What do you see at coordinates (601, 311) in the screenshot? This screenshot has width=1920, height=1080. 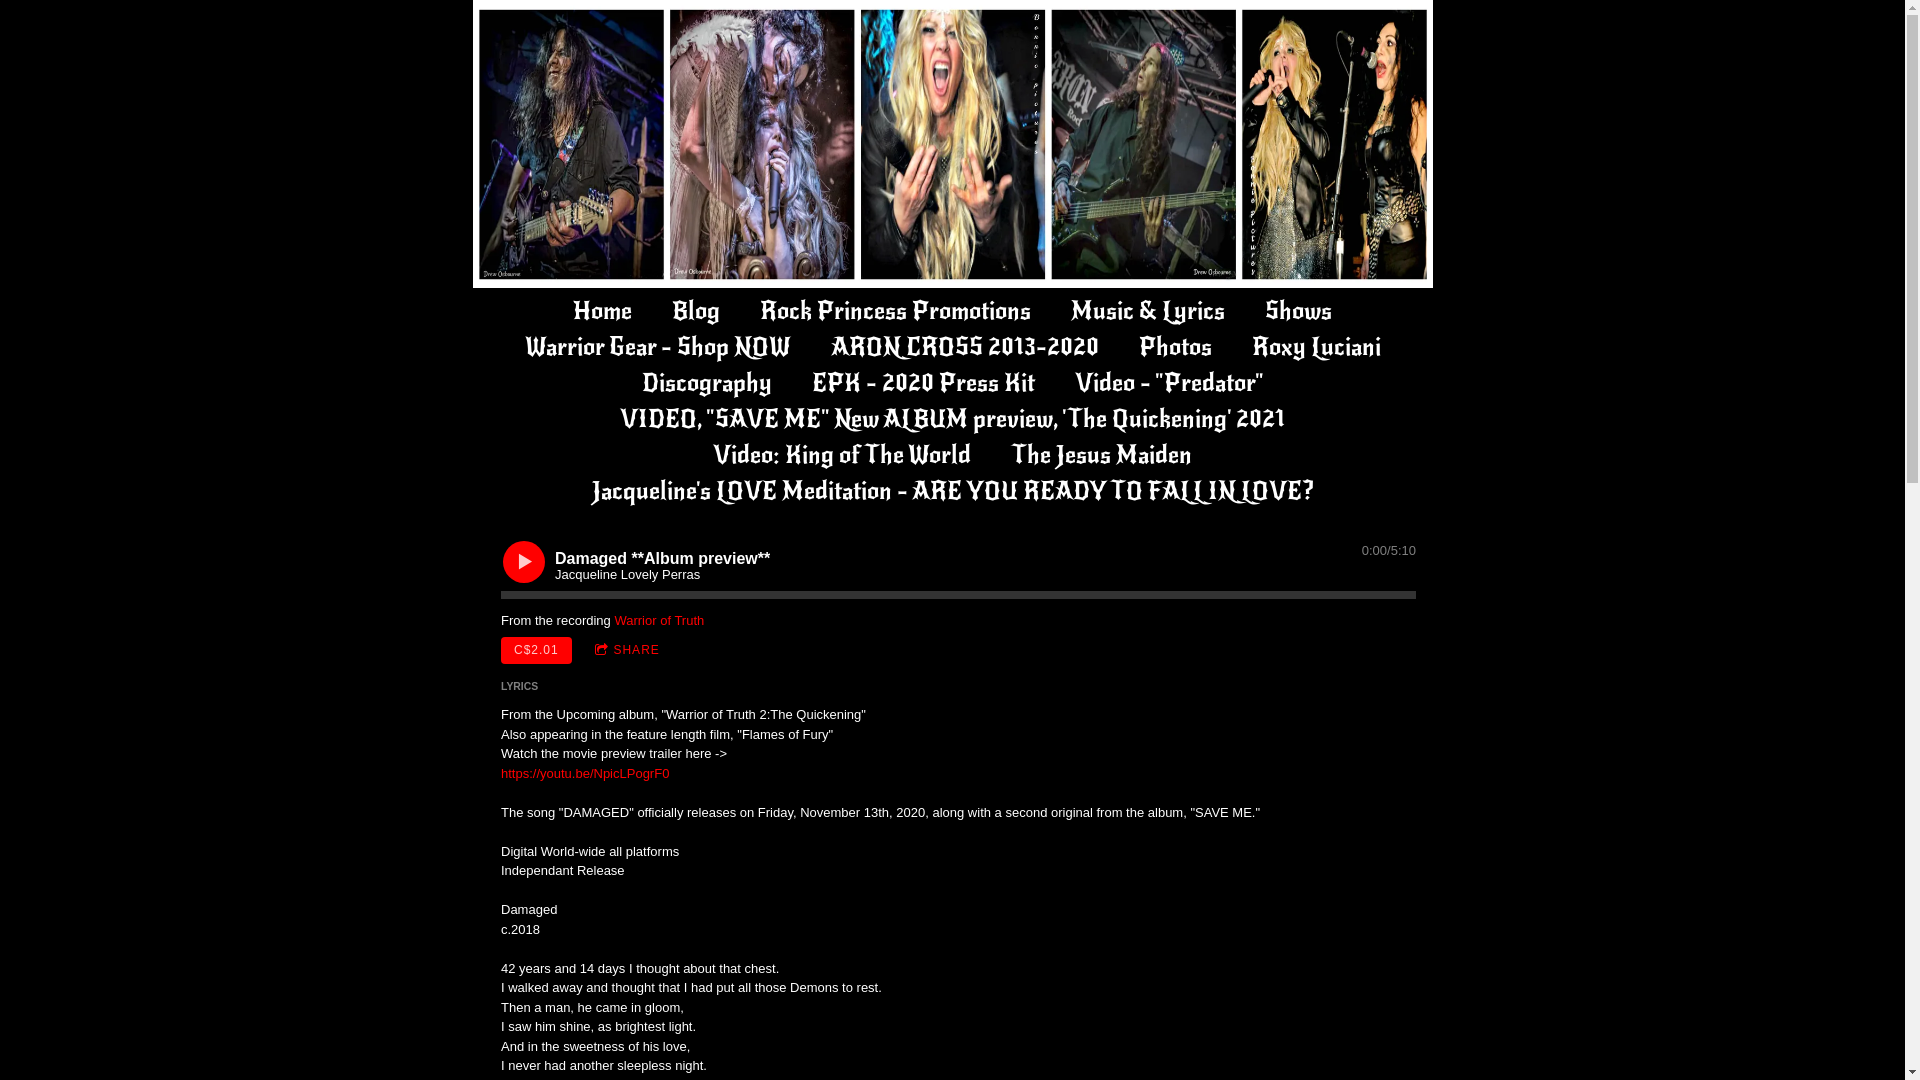 I see `'Home'` at bounding box center [601, 311].